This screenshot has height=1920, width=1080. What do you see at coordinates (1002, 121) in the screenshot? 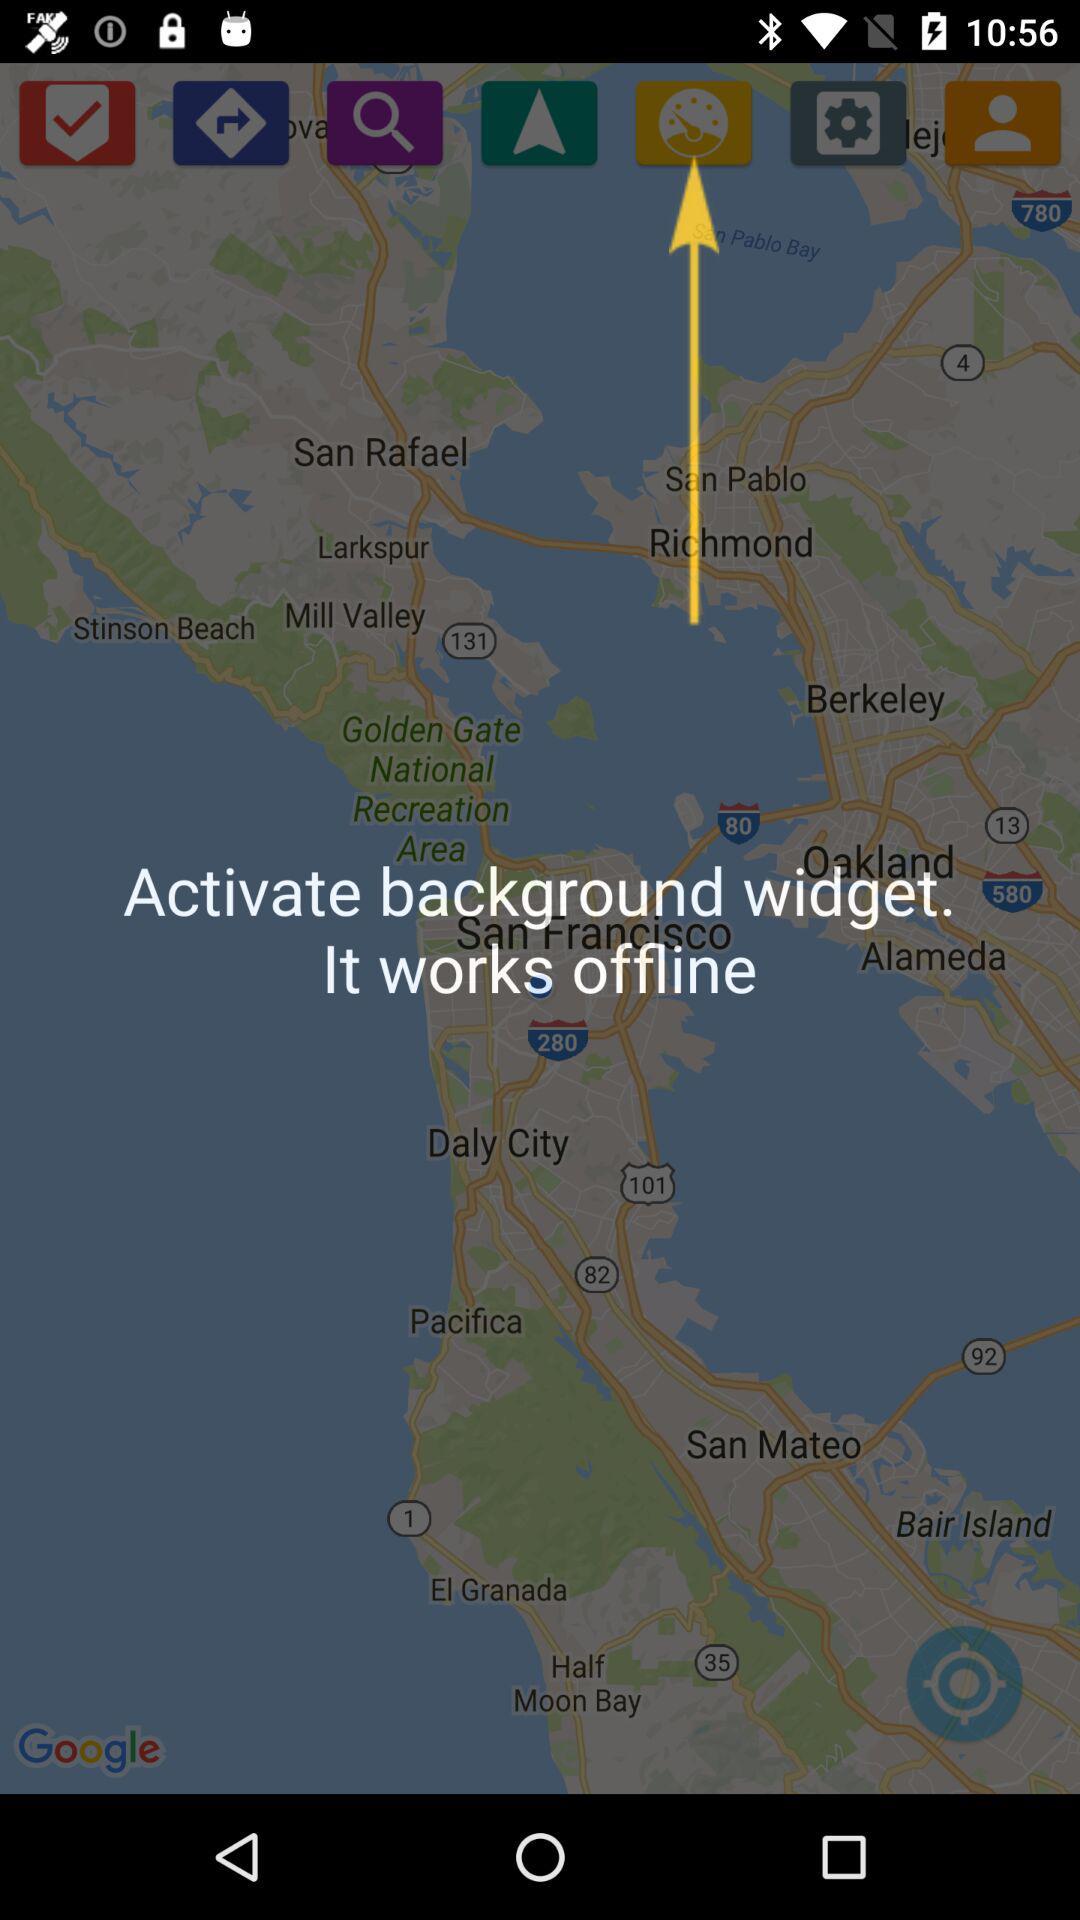
I see `open contacts` at bounding box center [1002, 121].